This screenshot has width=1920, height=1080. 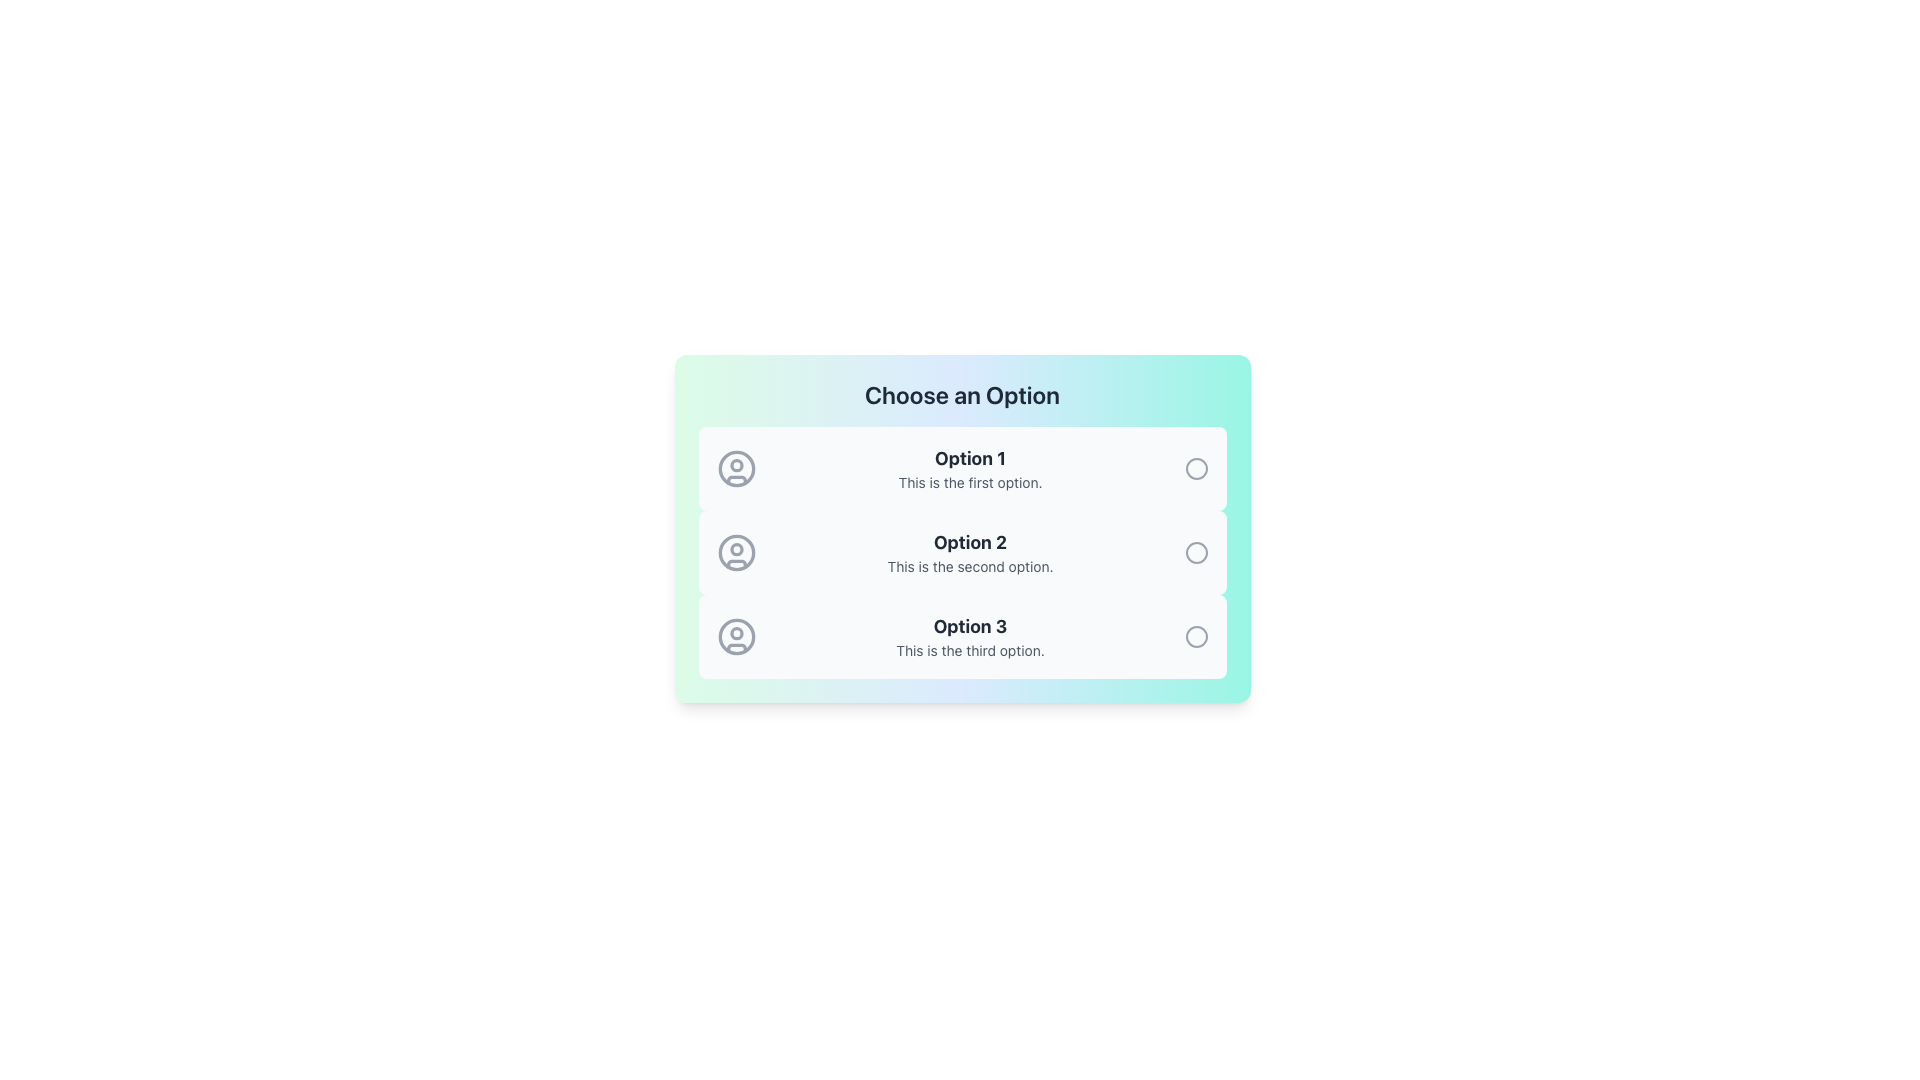 What do you see at coordinates (735, 552) in the screenshot?
I see `the circular user icon in gray color with a silhouette of a person, located on the left side of the interactive card labeled 'Option 2'` at bounding box center [735, 552].